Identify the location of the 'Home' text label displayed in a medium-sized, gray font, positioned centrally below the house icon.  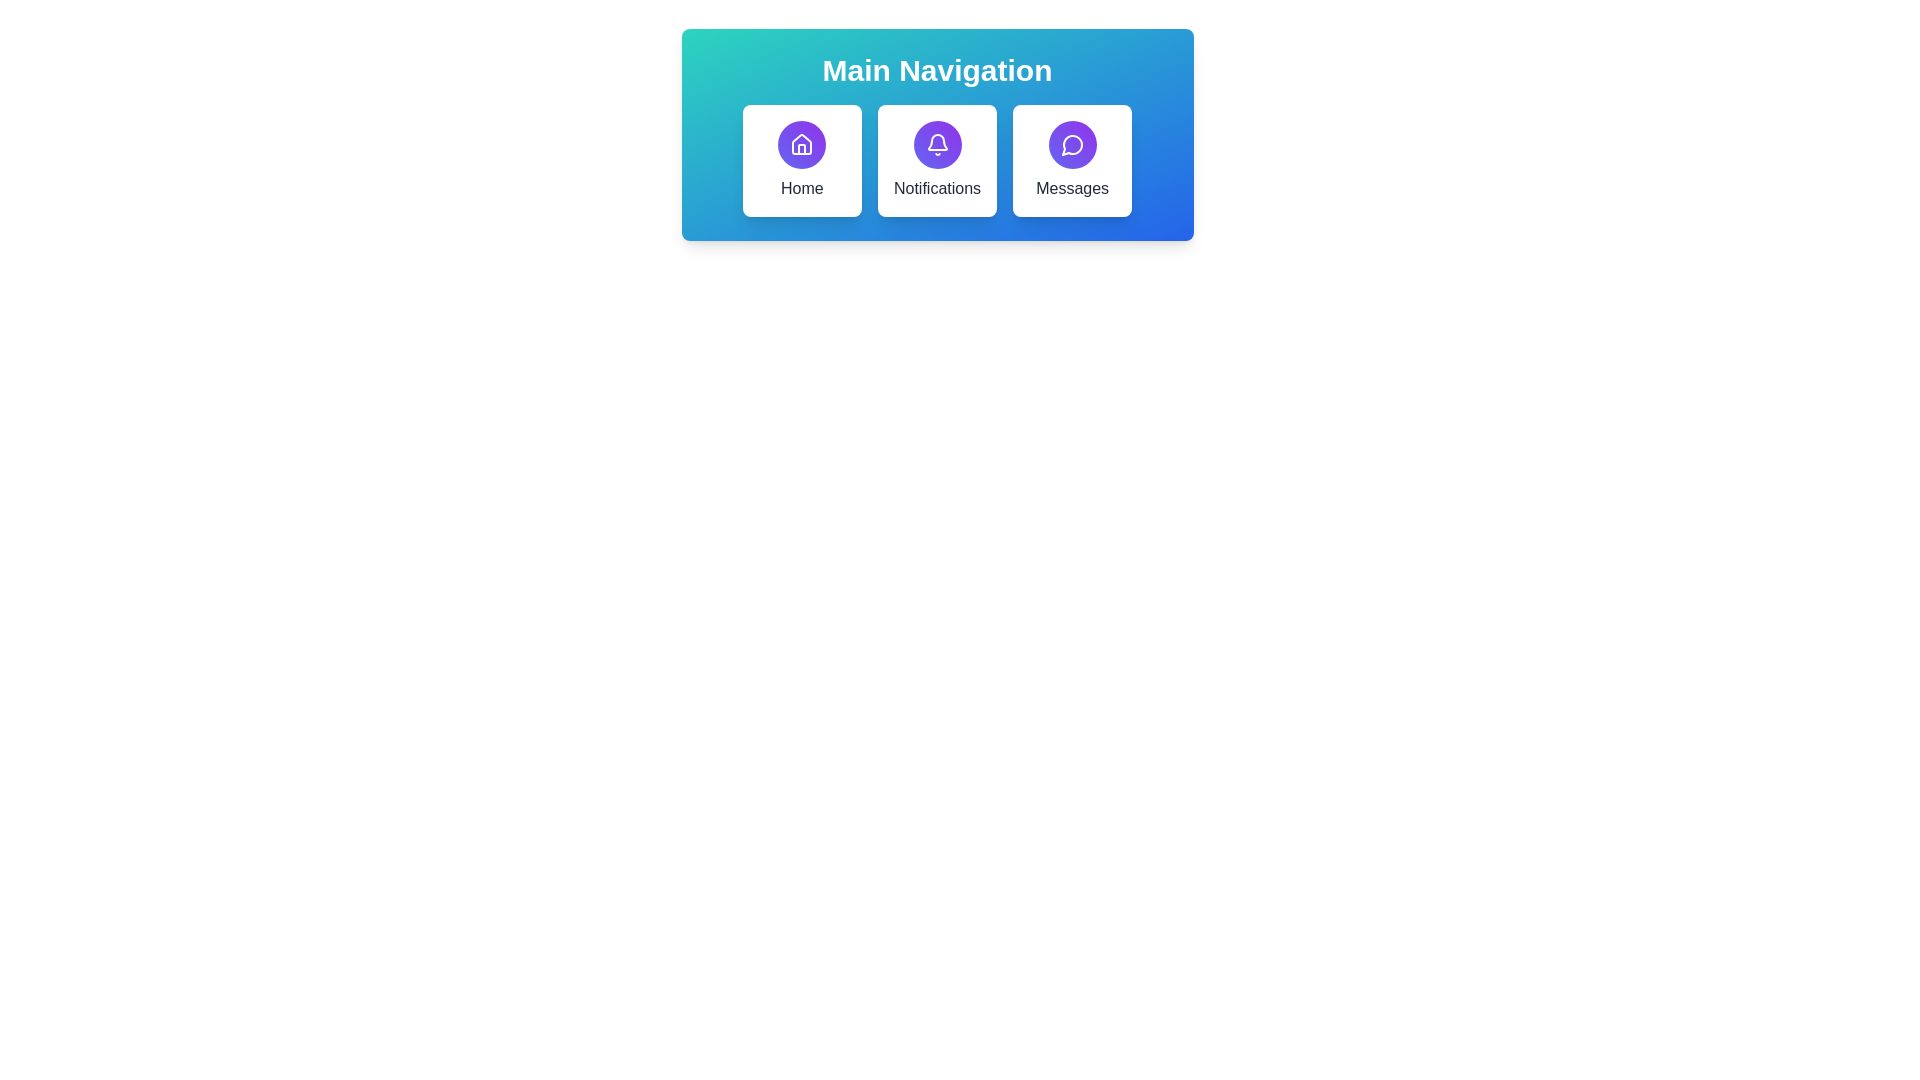
(802, 189).